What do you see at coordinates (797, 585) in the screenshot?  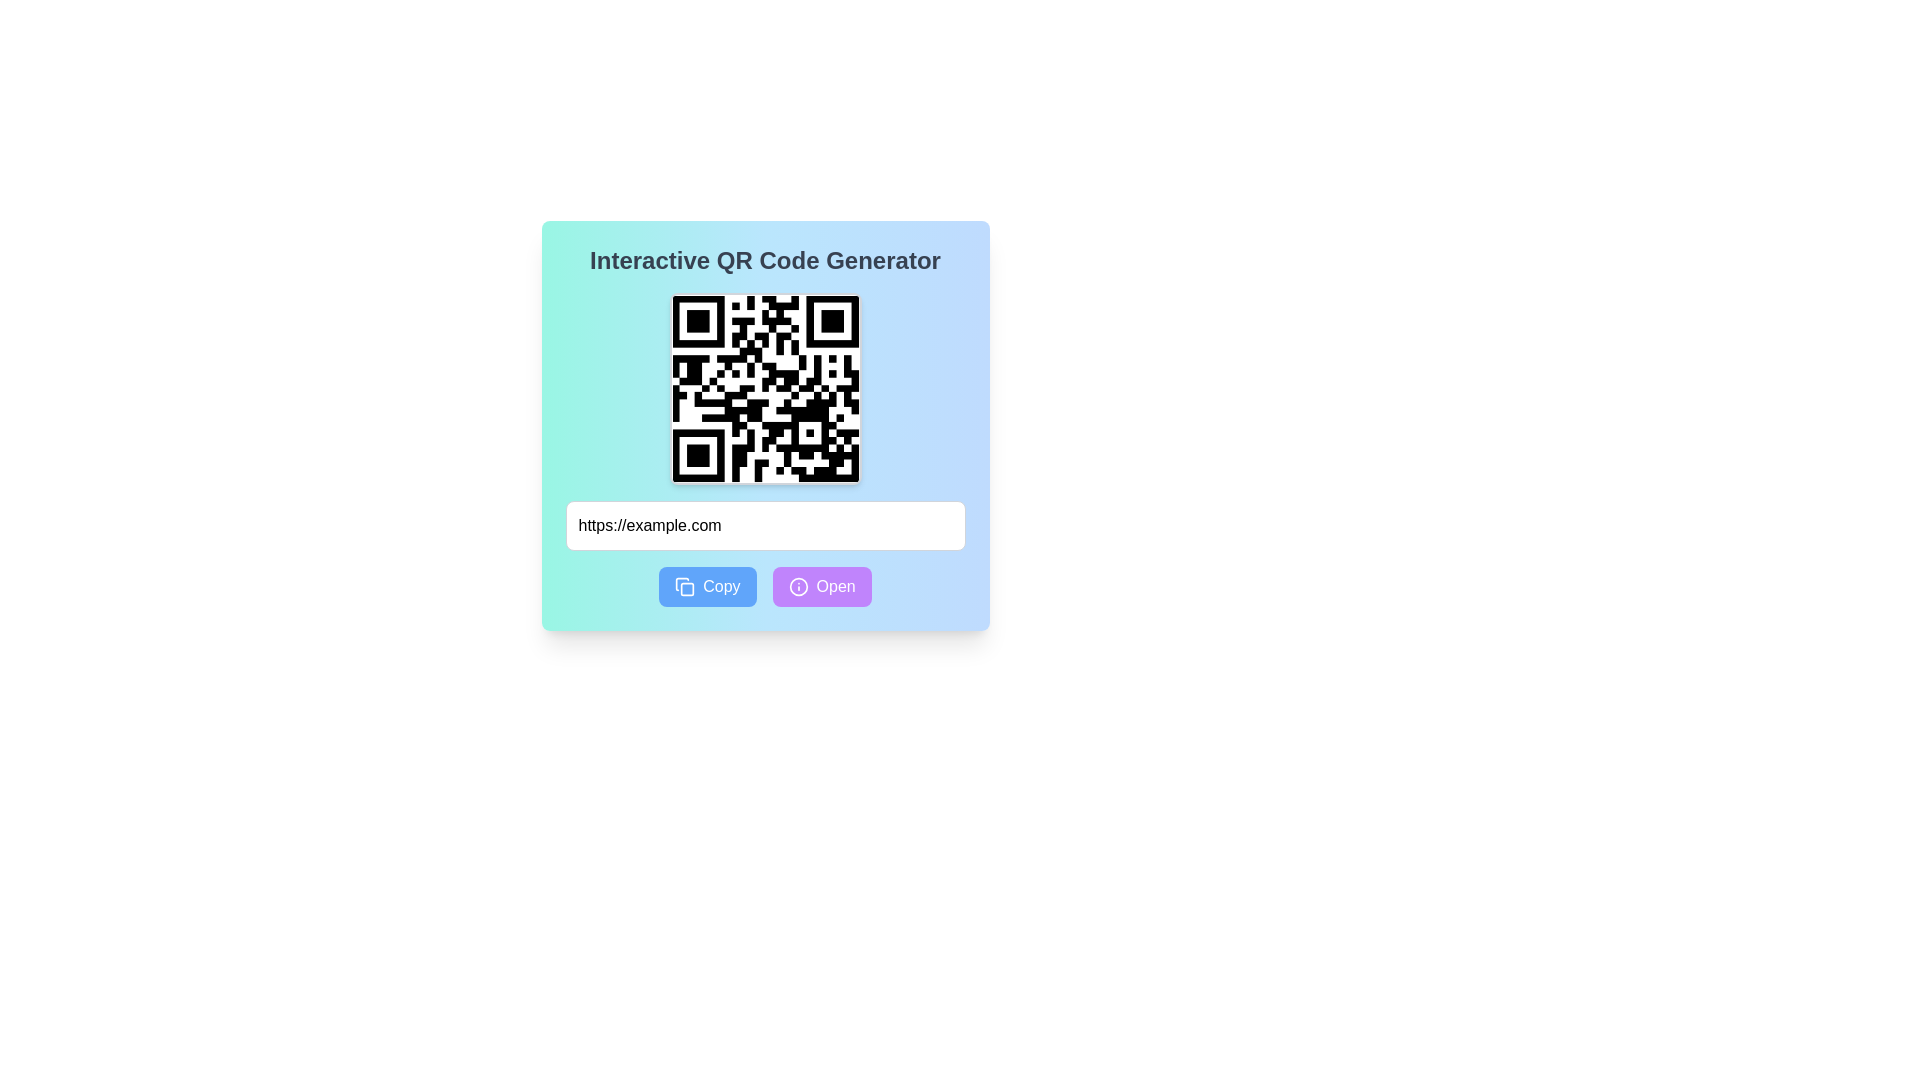 I see `the information icon located to the left of the 'Open' button text label, which is styled as a minimalist information symbol with a circle, vertical line, and dot above it` at bounding box center [797, 585].